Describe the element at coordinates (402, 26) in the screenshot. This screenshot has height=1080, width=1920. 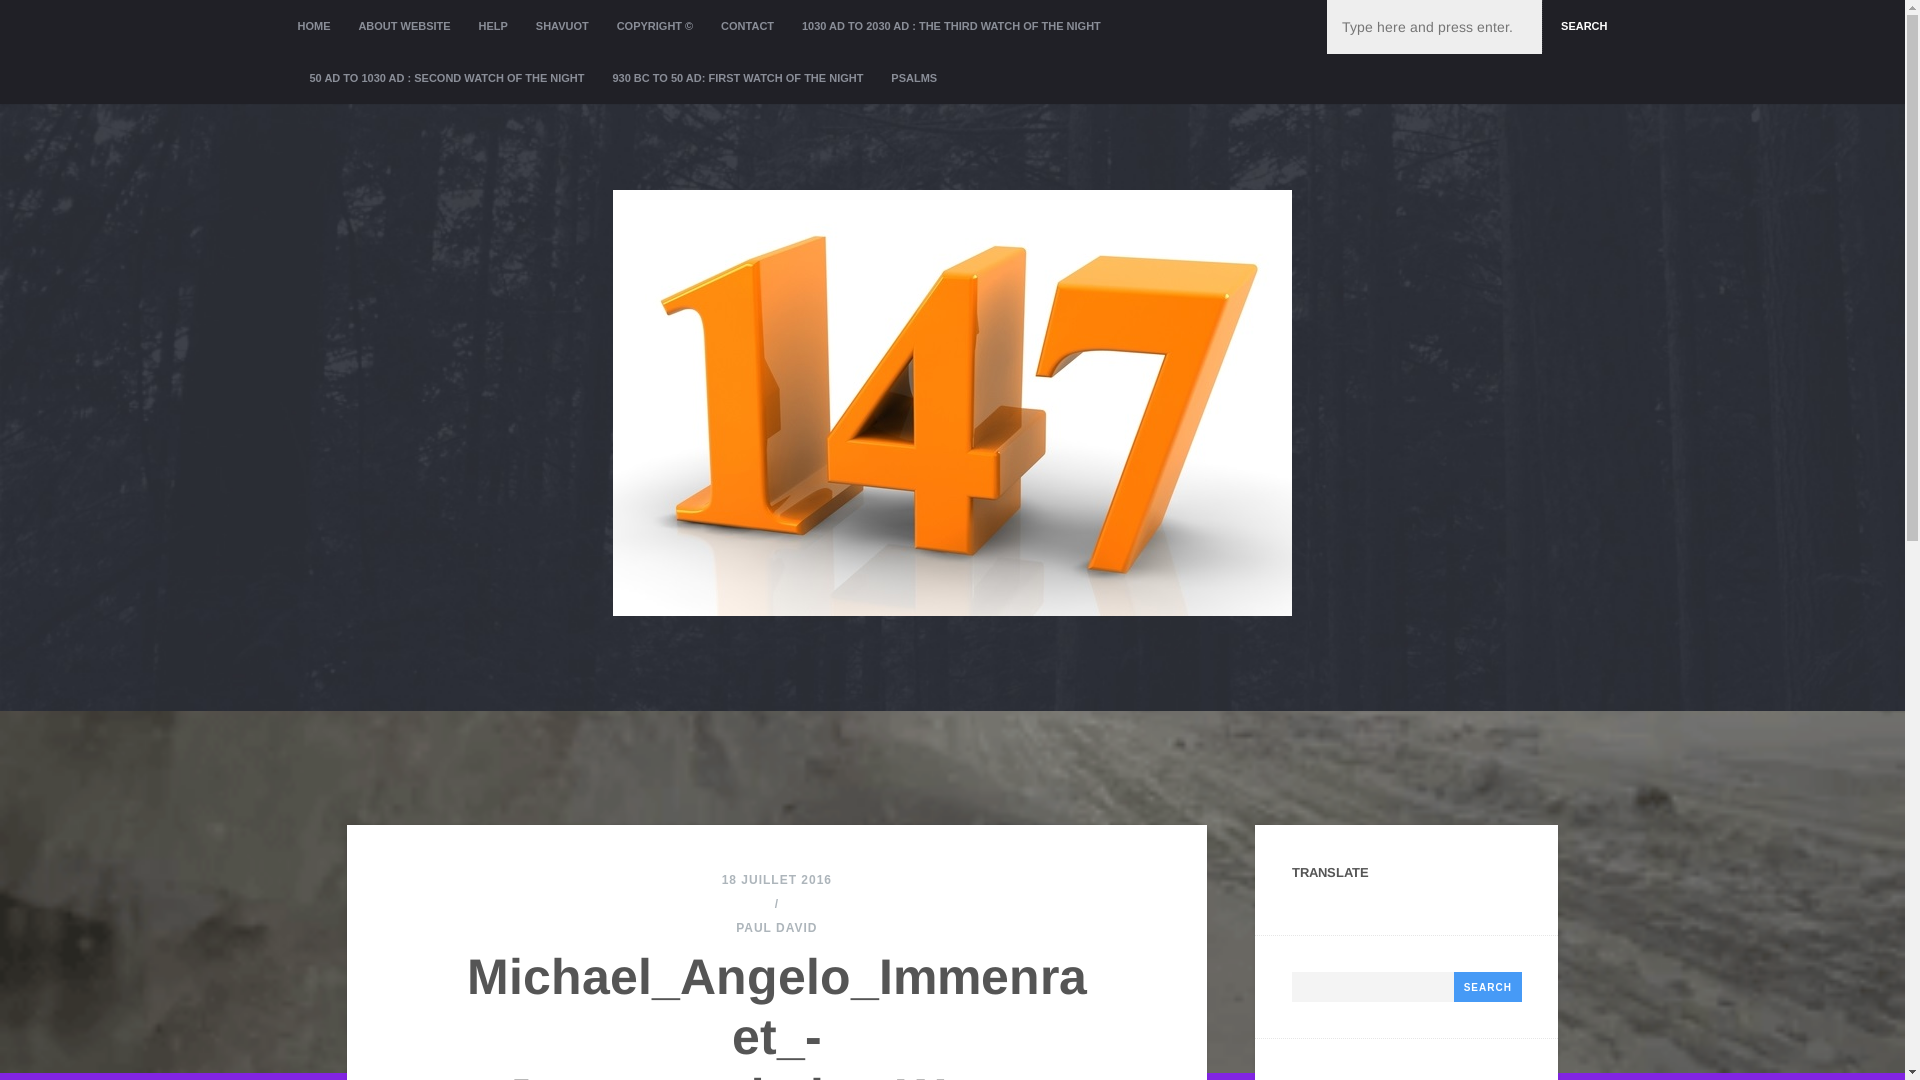
I see `'ABOUT WEBSITE'` at that location.